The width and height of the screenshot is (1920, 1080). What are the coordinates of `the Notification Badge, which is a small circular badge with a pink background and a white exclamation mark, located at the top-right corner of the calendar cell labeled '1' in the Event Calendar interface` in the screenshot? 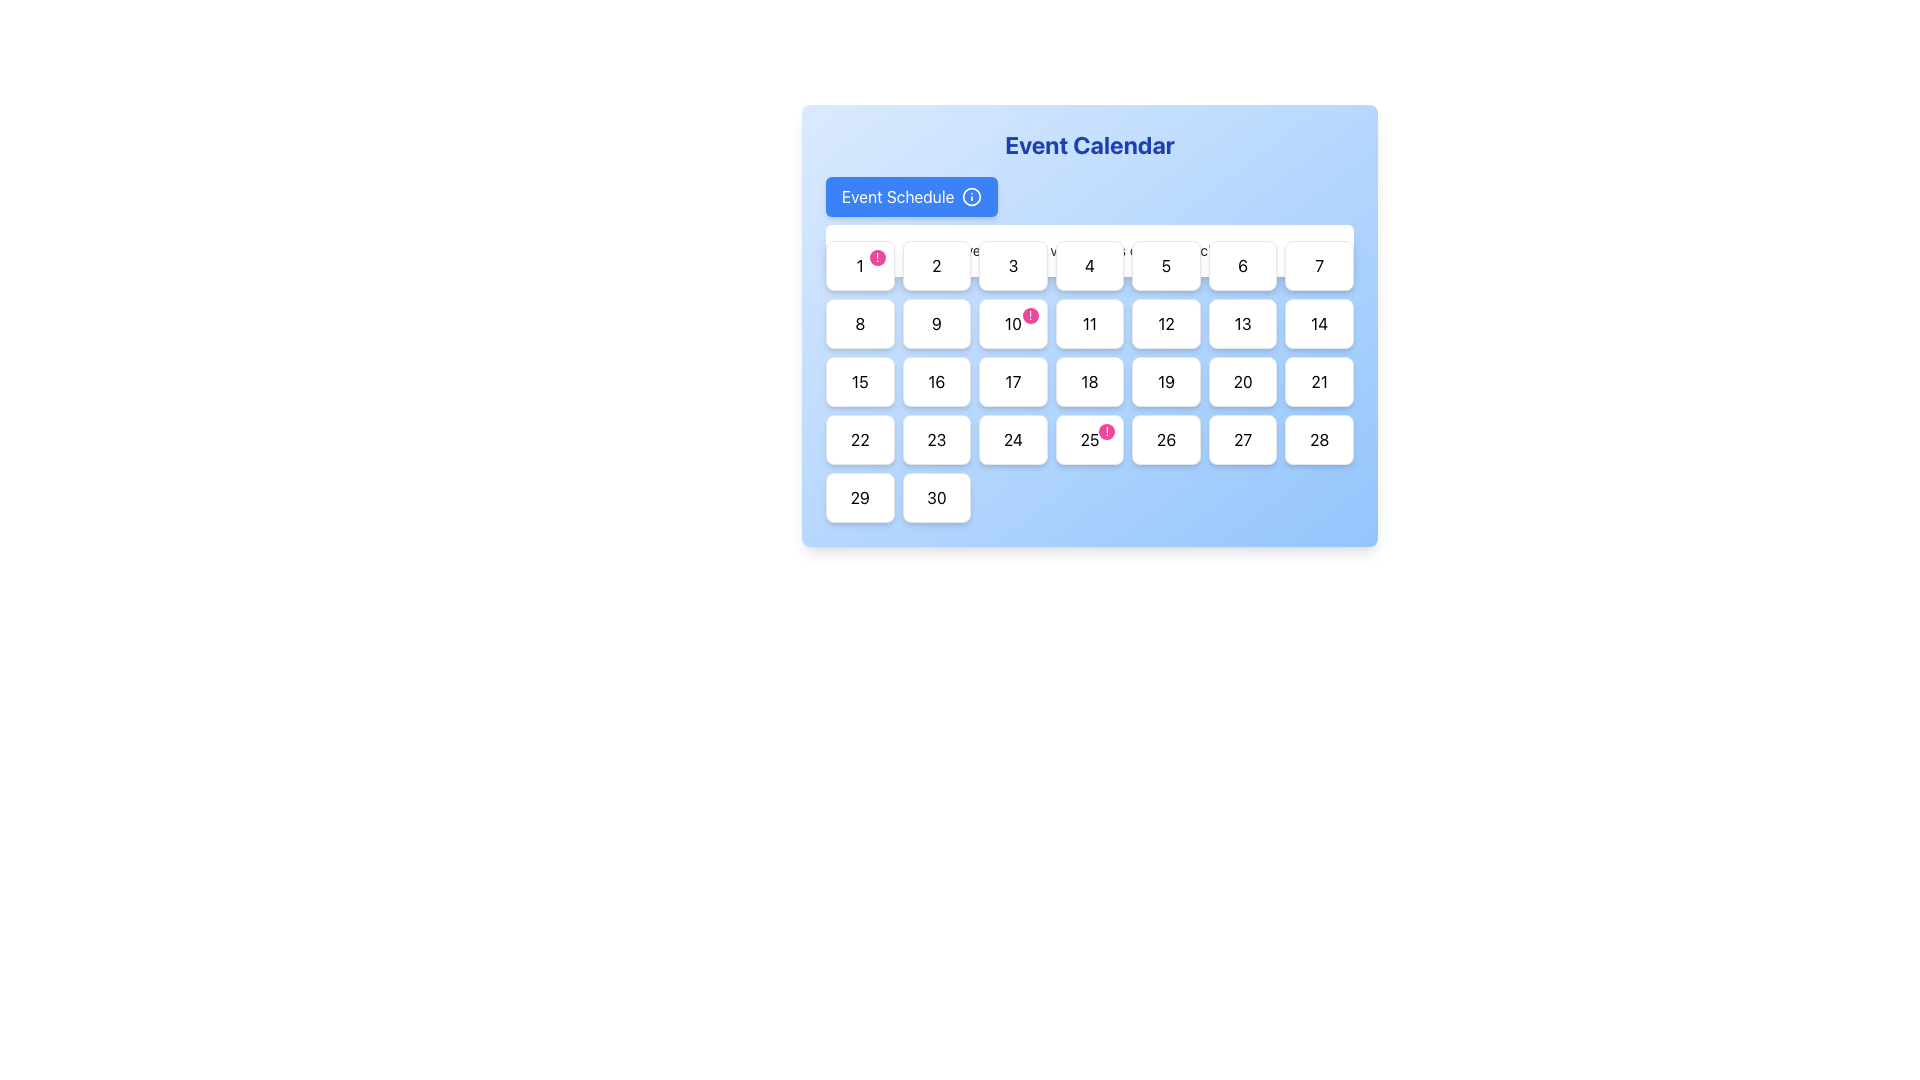 It's located at (877, 257).